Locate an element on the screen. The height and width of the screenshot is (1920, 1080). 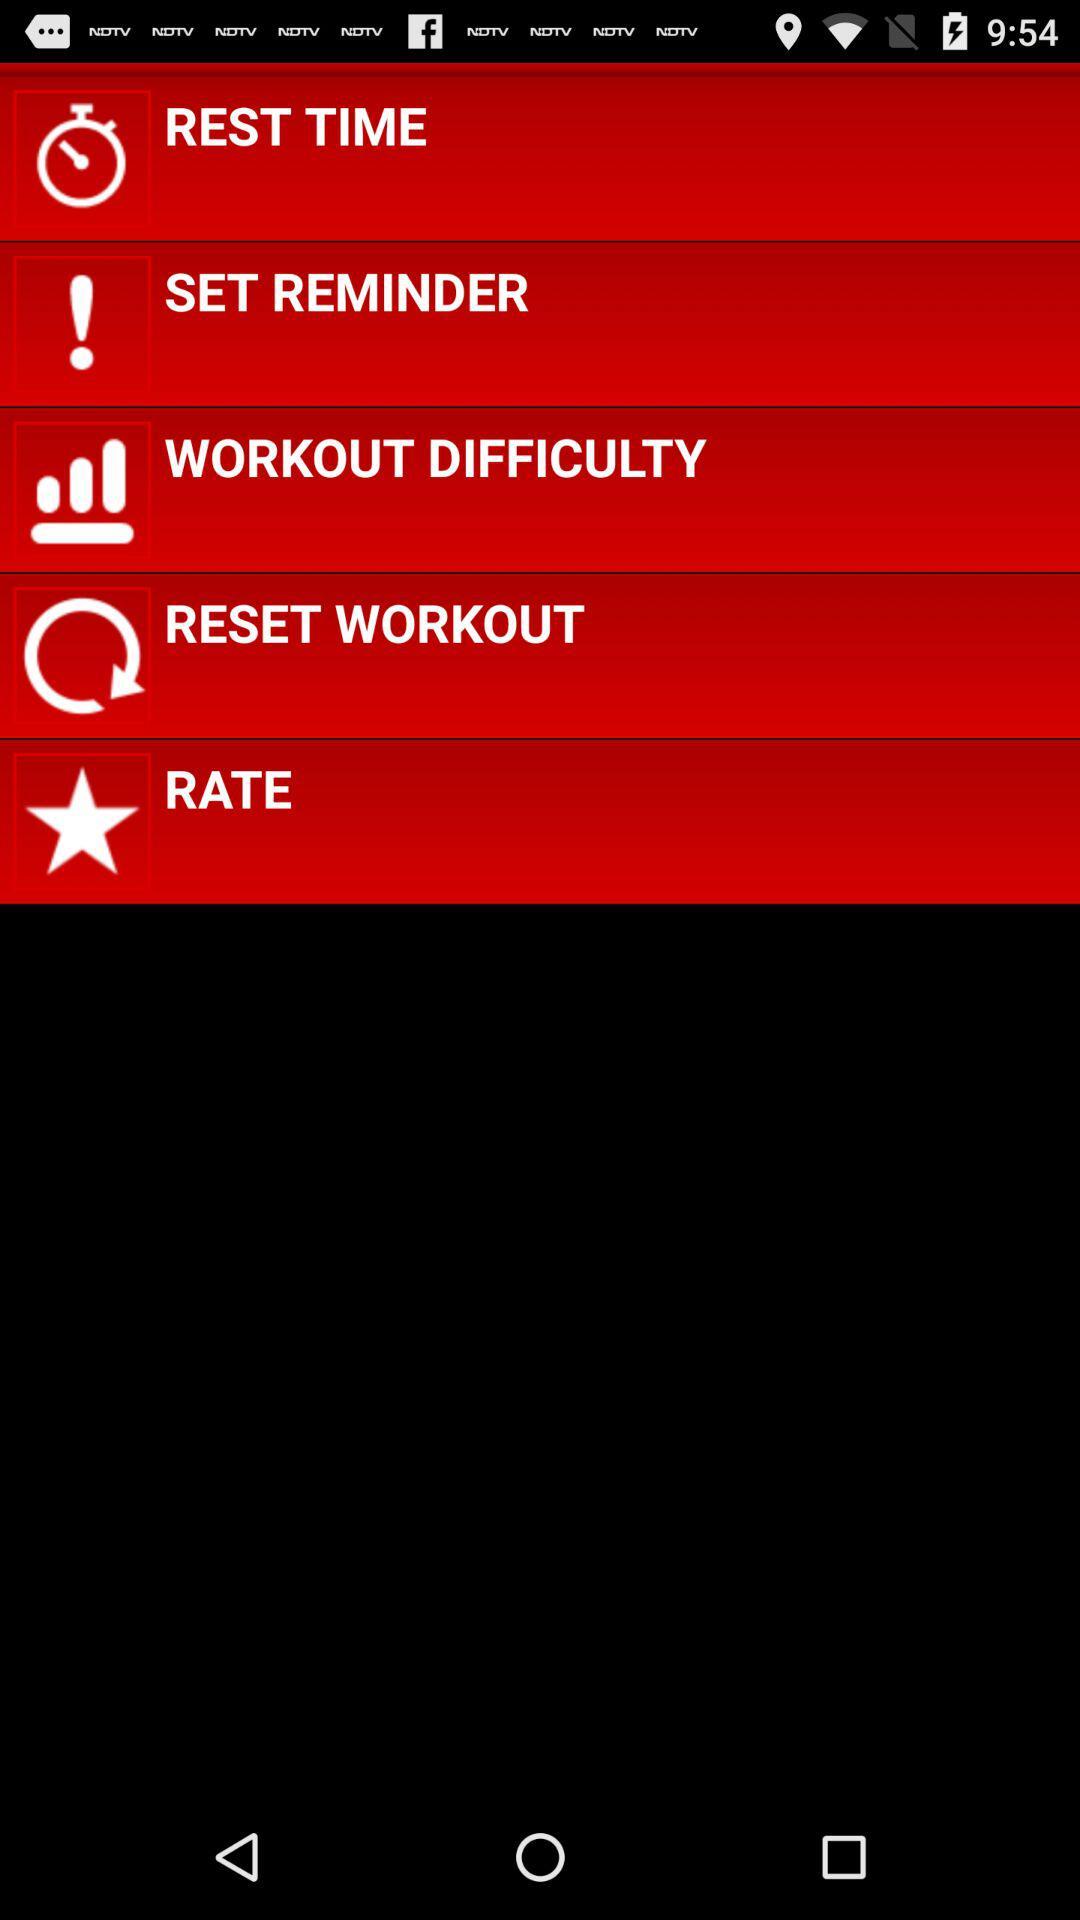
item below workout difficulty is located at coordinates (374, 621).